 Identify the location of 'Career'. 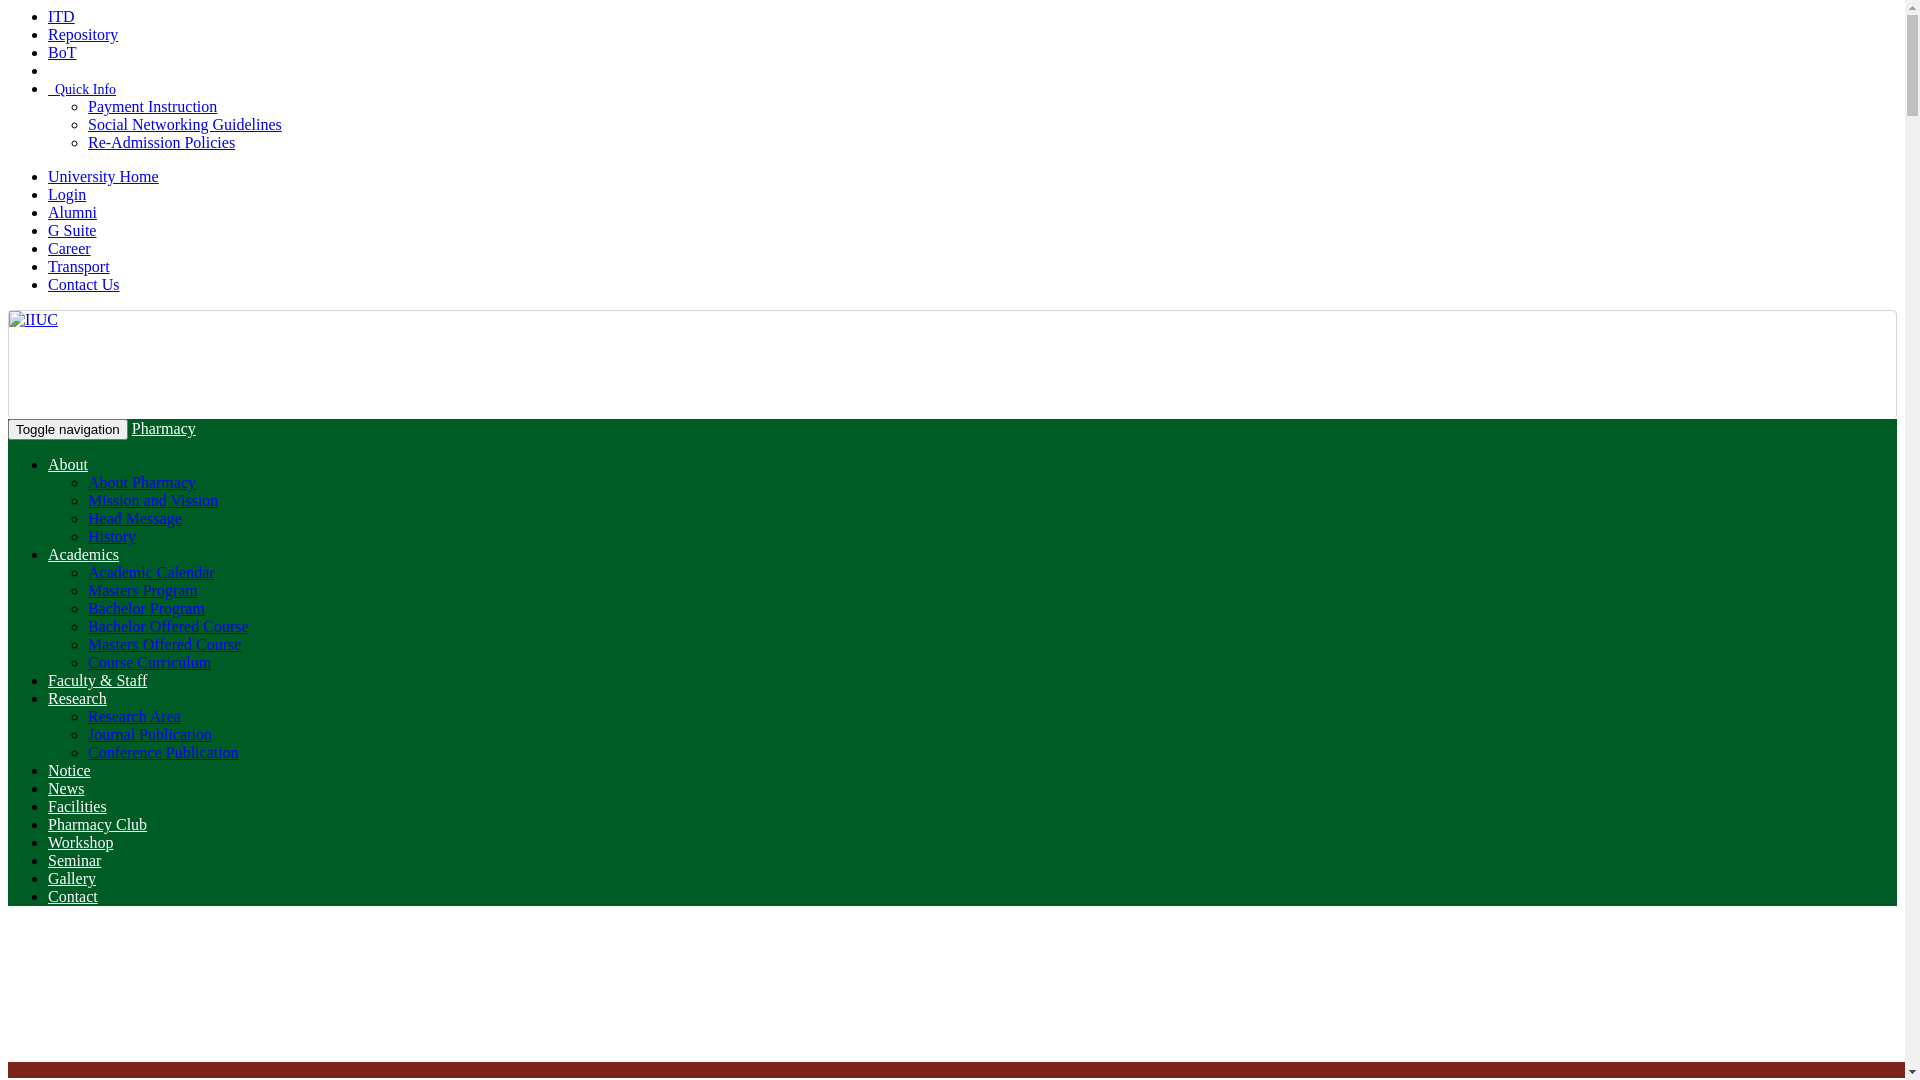
(69, 247).